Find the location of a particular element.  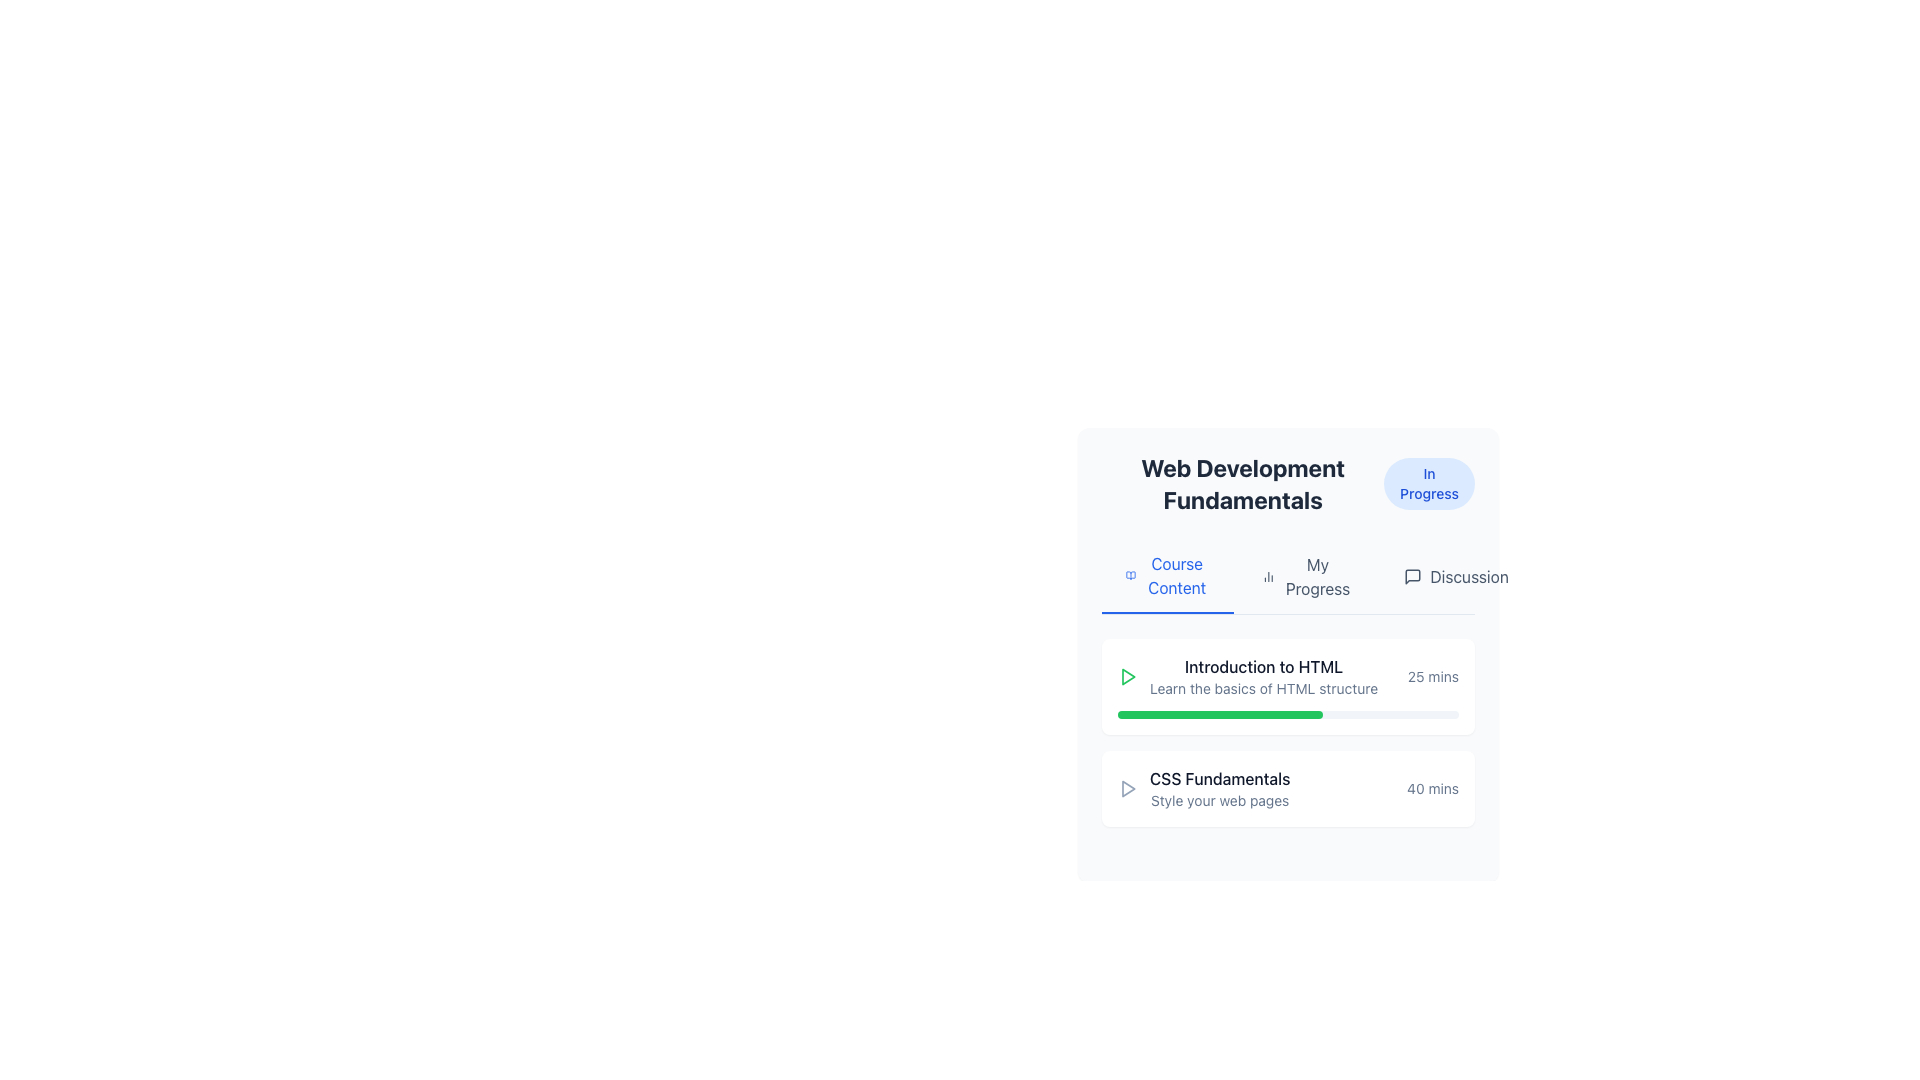

the play icon in the Course information block for the 'Introduction to HTML' course located in the first course card under the 'Web Development Fundamentals' section is located at coordinates (1288, 676).